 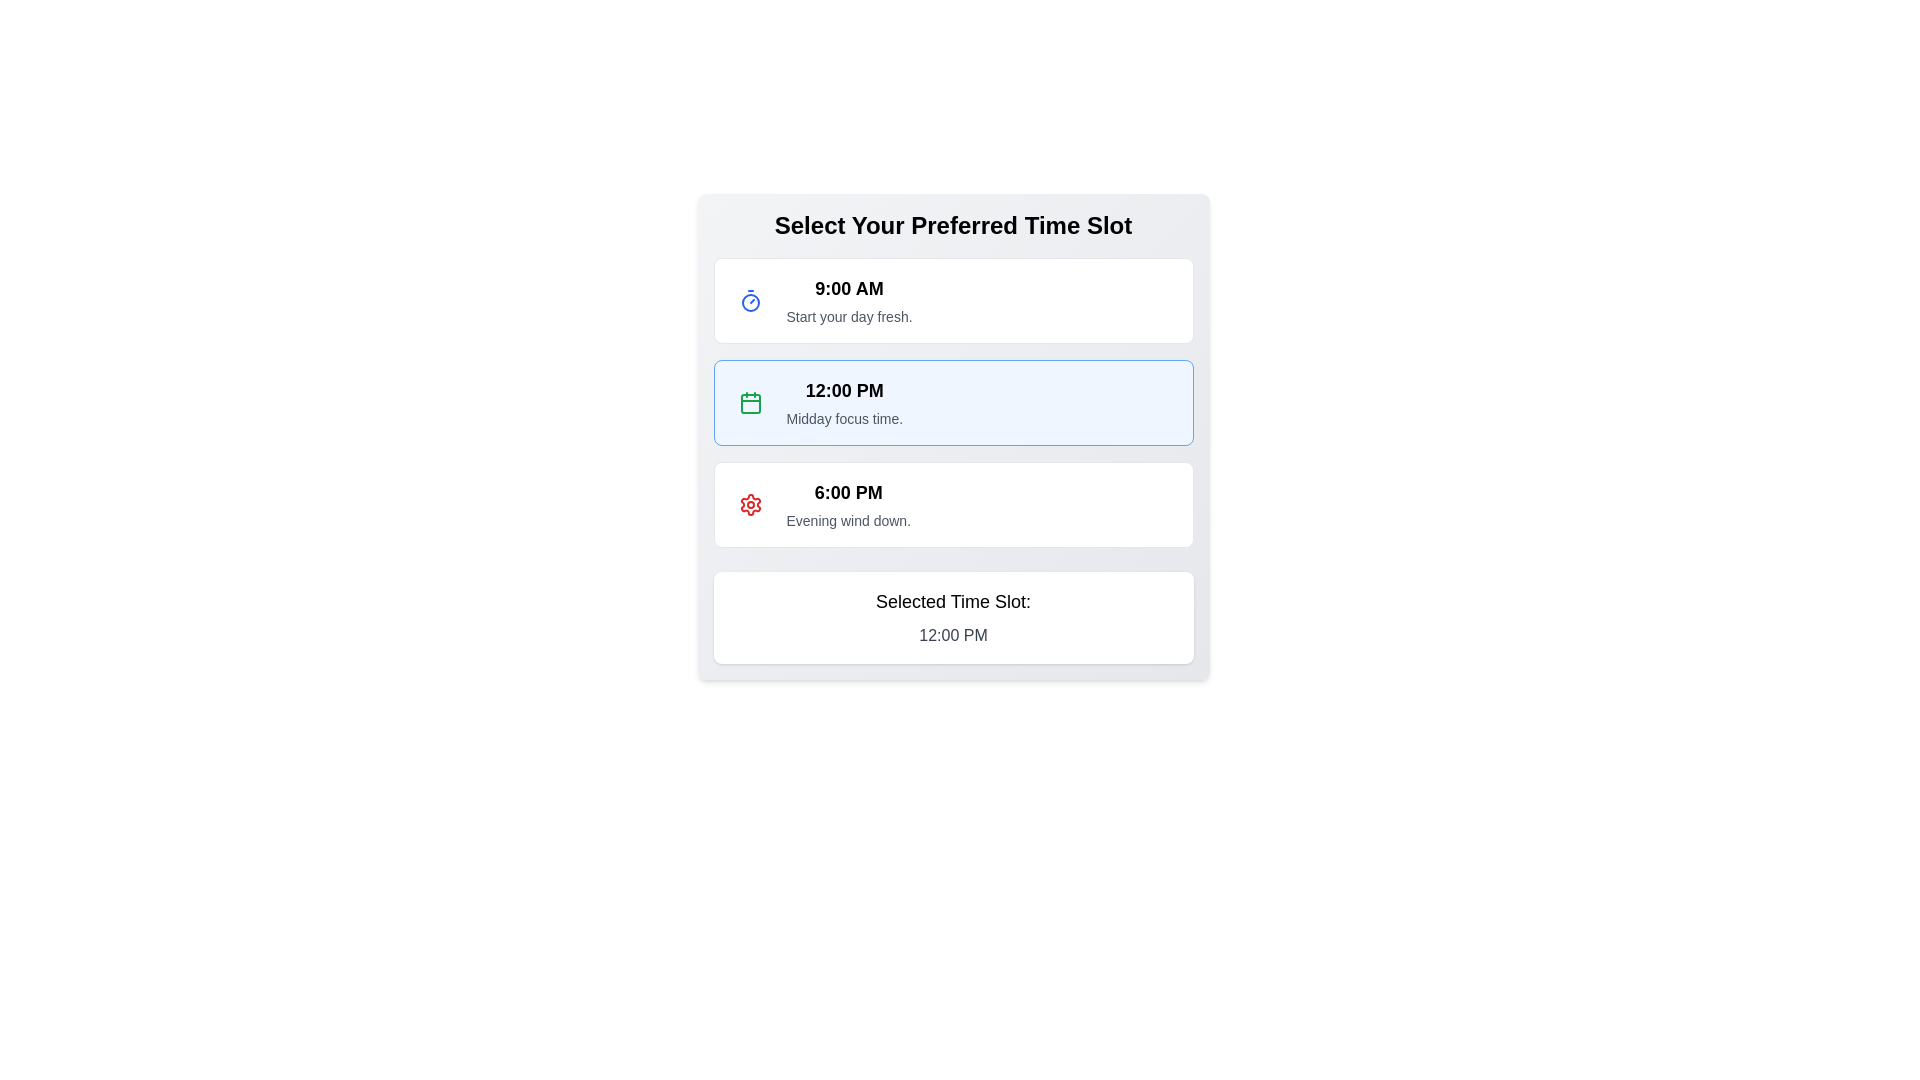 I want to click on the selectable time slot for 'Midday focus time', so click(x=952, y=435).